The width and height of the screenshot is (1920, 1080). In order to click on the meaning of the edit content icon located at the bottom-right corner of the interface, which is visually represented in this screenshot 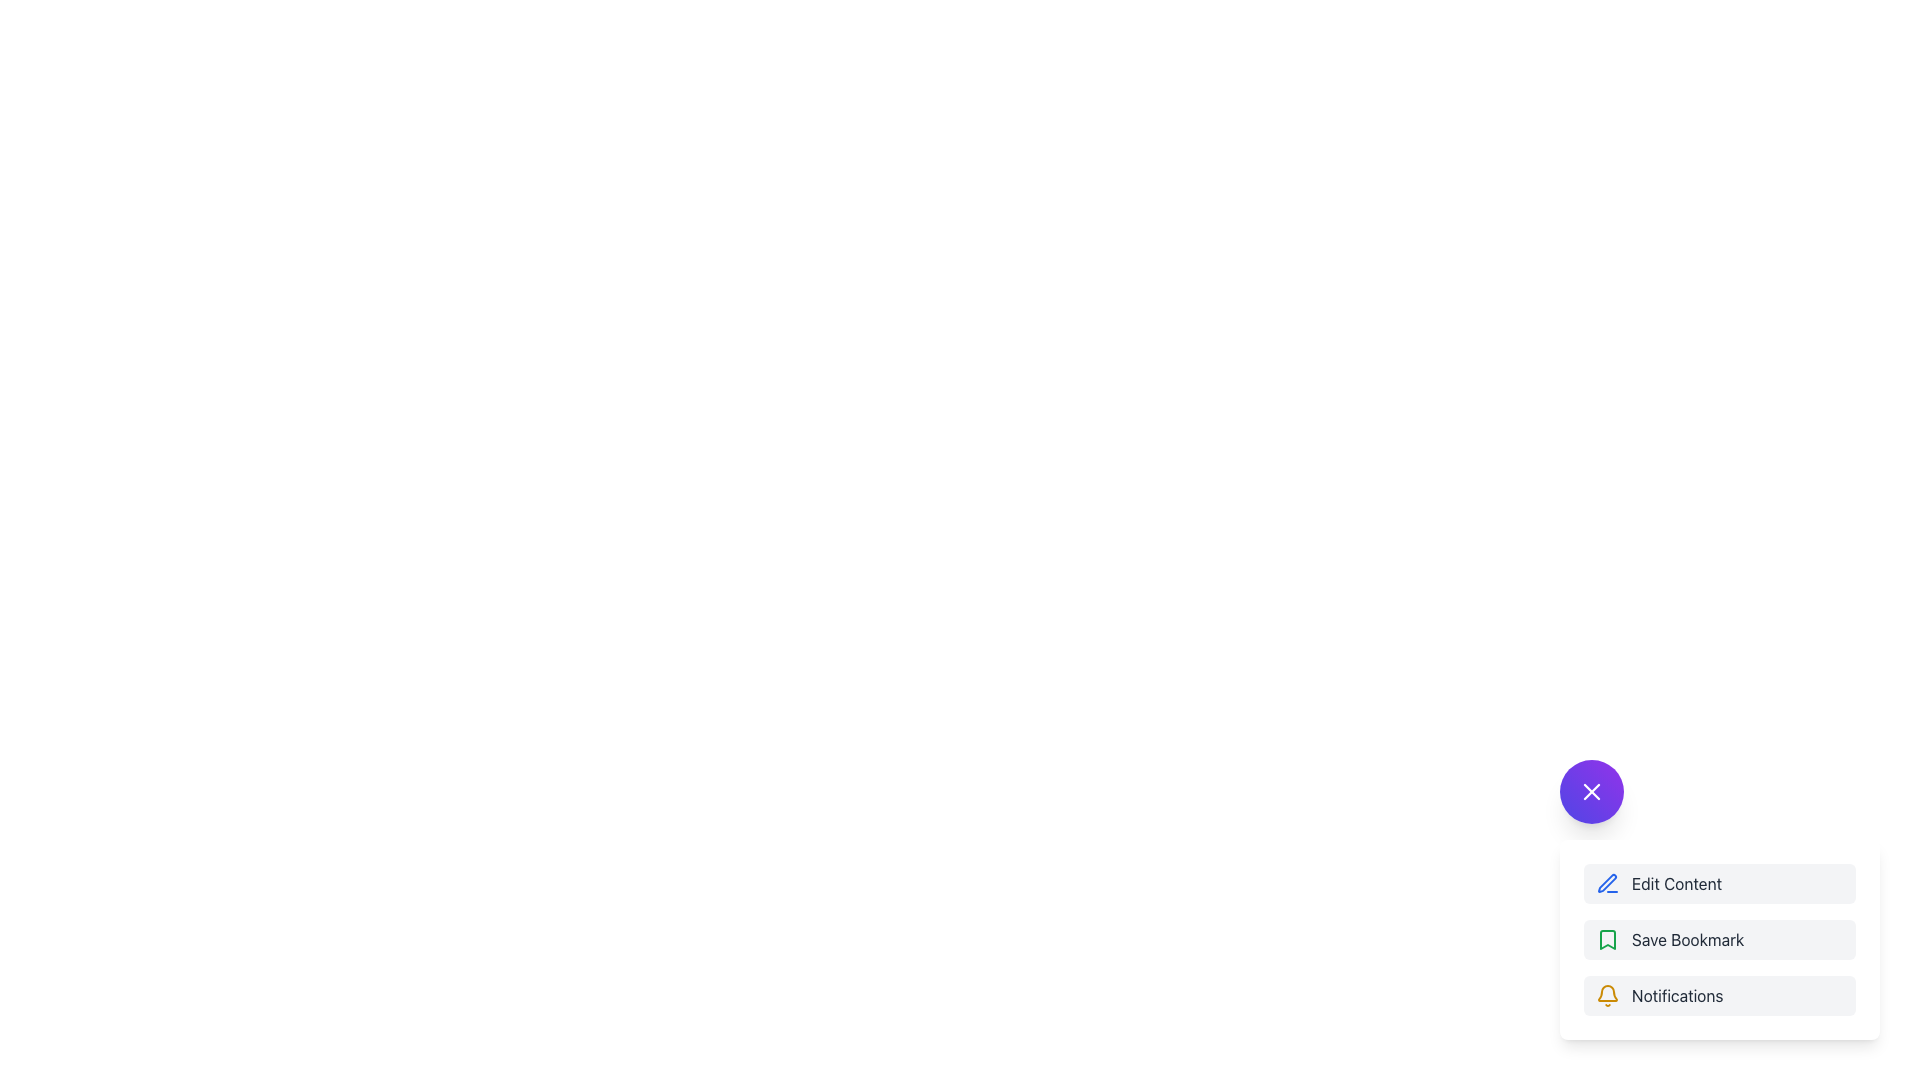, I will do `click(1608, 882)`.